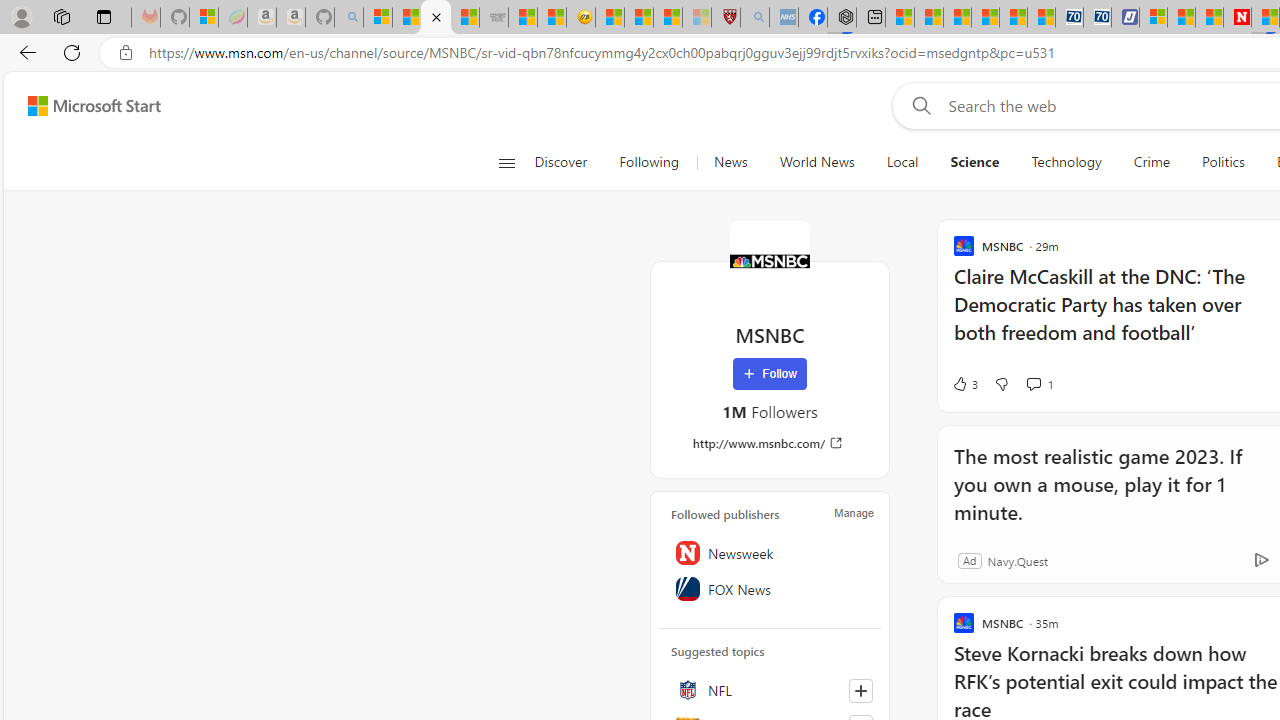 The height and width of the screenshot is (720, 1280). I want to click on 'http://www.msnbc.com/', so click(768, 442).